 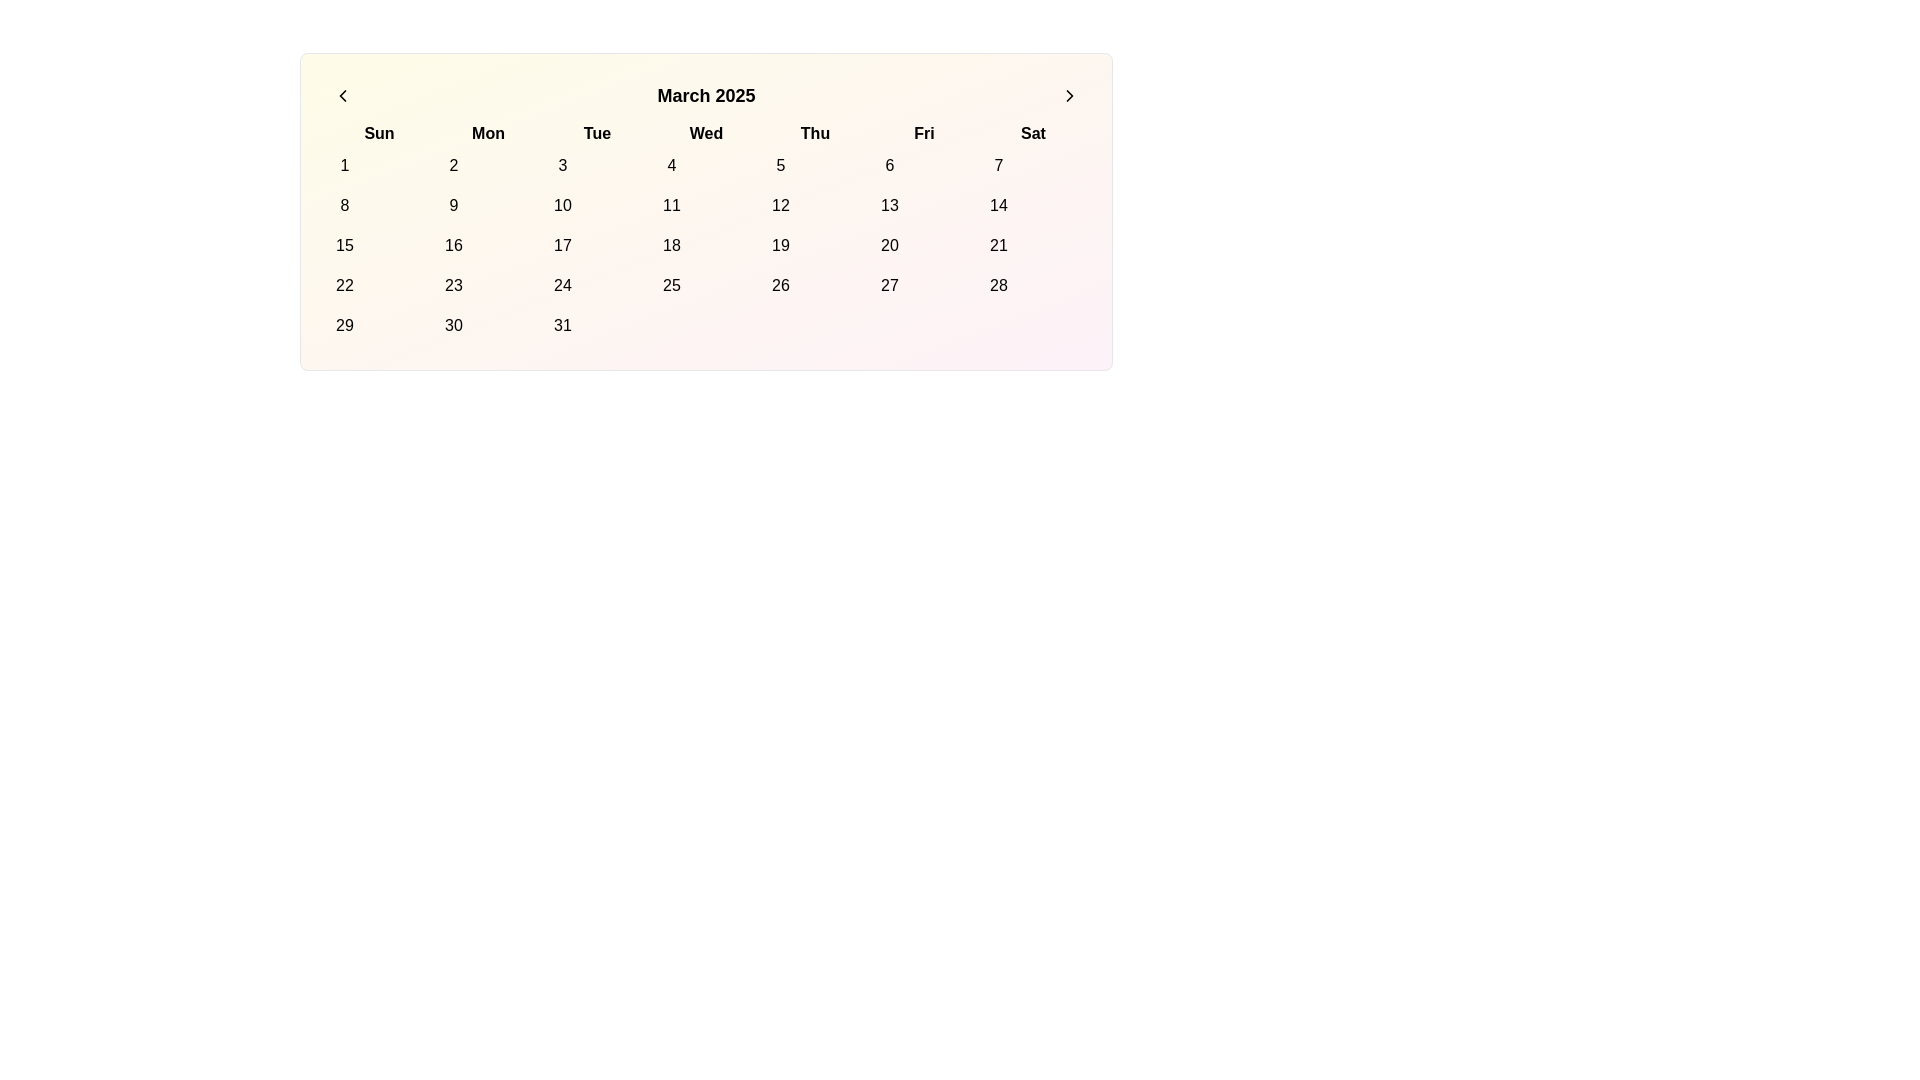 I want to click on the circular button with the text '7' to change its background color to pink, so click(x=998, y=164).